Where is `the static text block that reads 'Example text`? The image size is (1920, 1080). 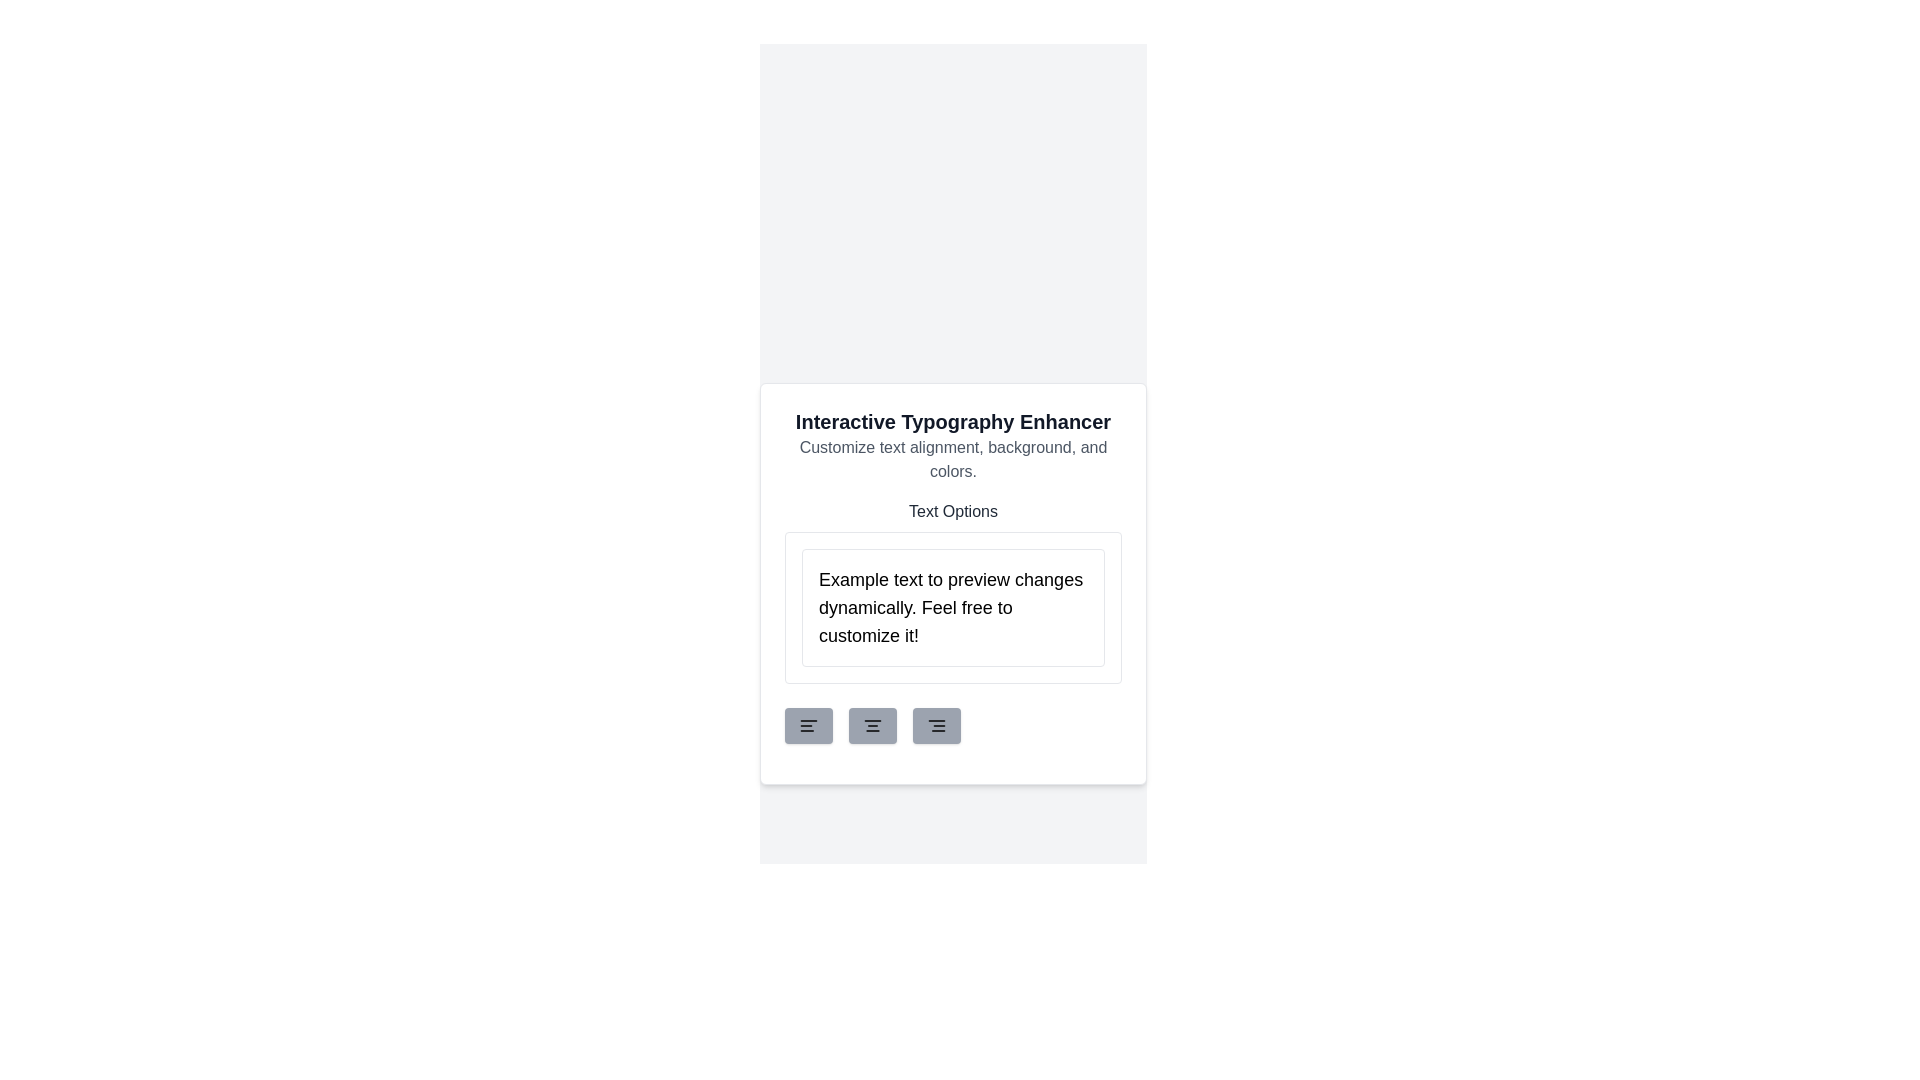
the static text block that reads 'Example text is located at coordinates (952, 607).